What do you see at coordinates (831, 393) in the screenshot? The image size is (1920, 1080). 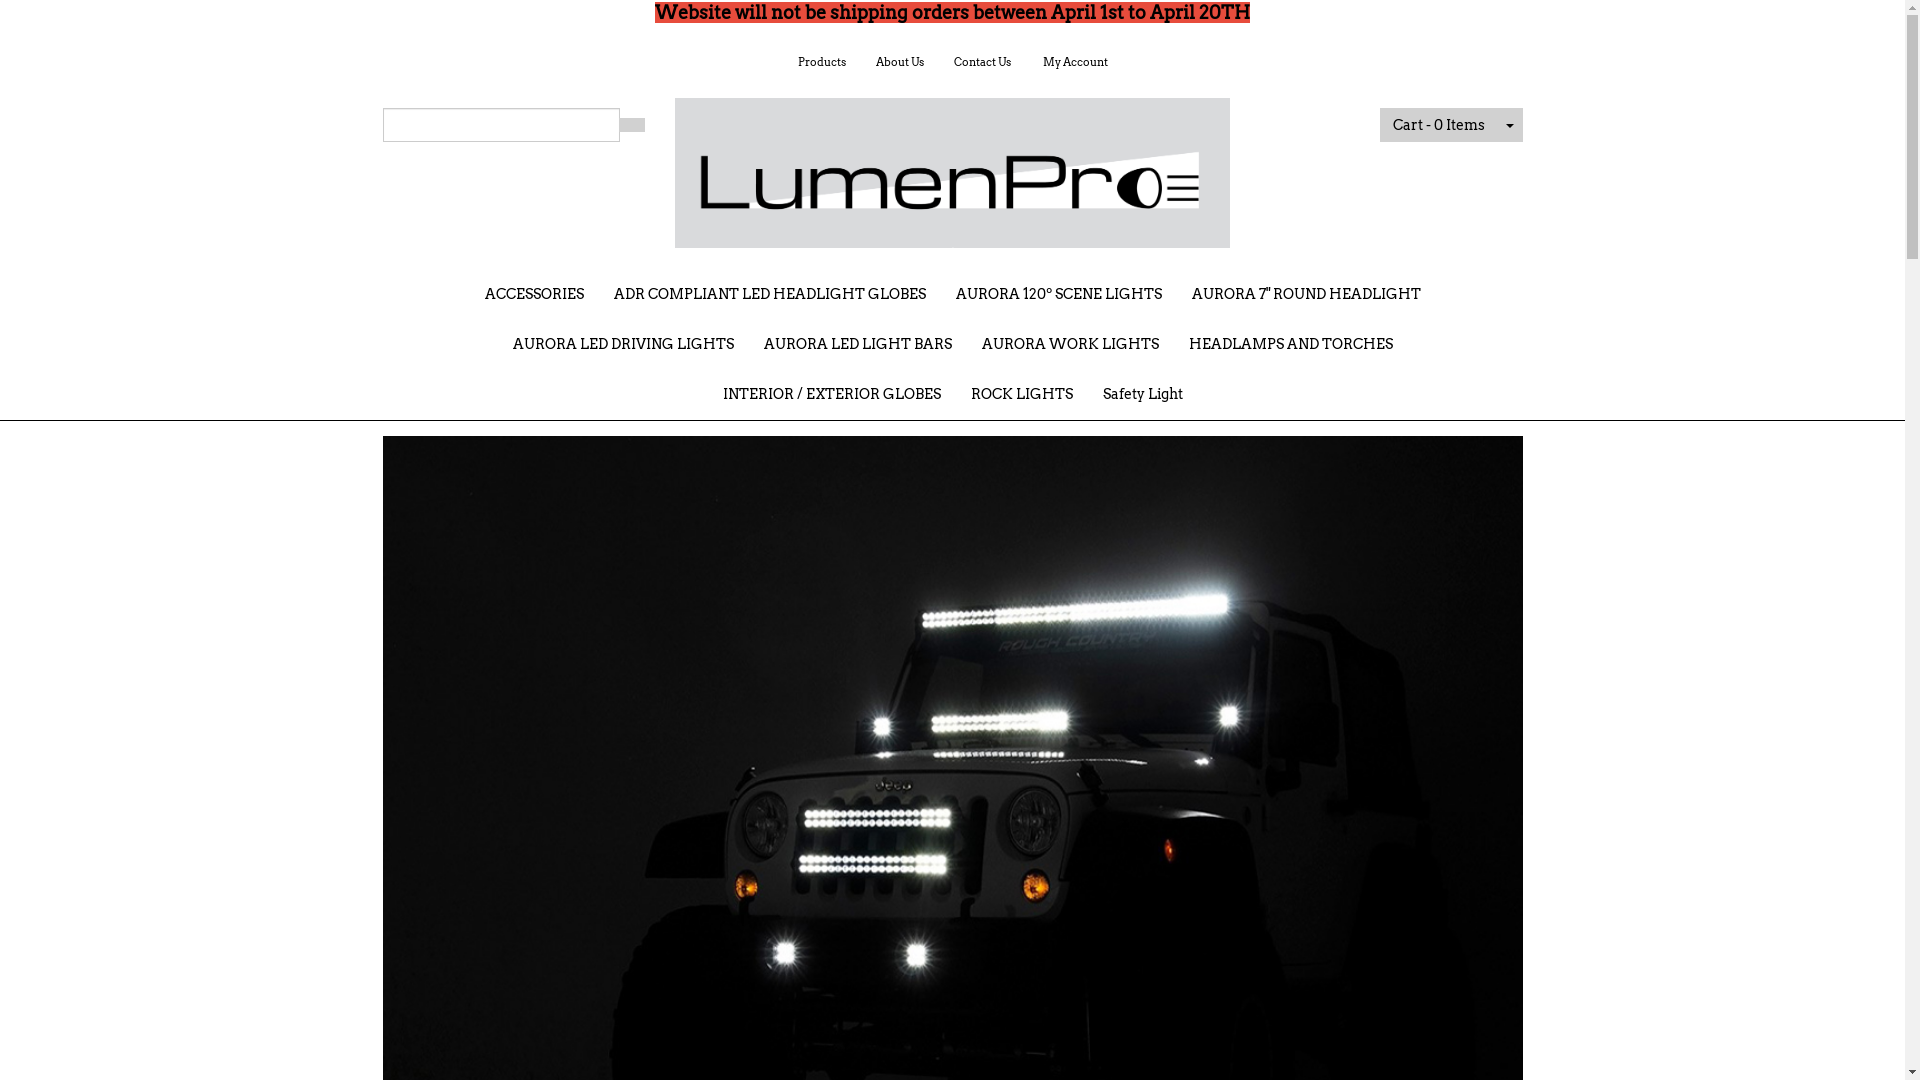 I see `'INTERIOR / EXTERIOR GLOBES'` at bounding box center [831, 393].